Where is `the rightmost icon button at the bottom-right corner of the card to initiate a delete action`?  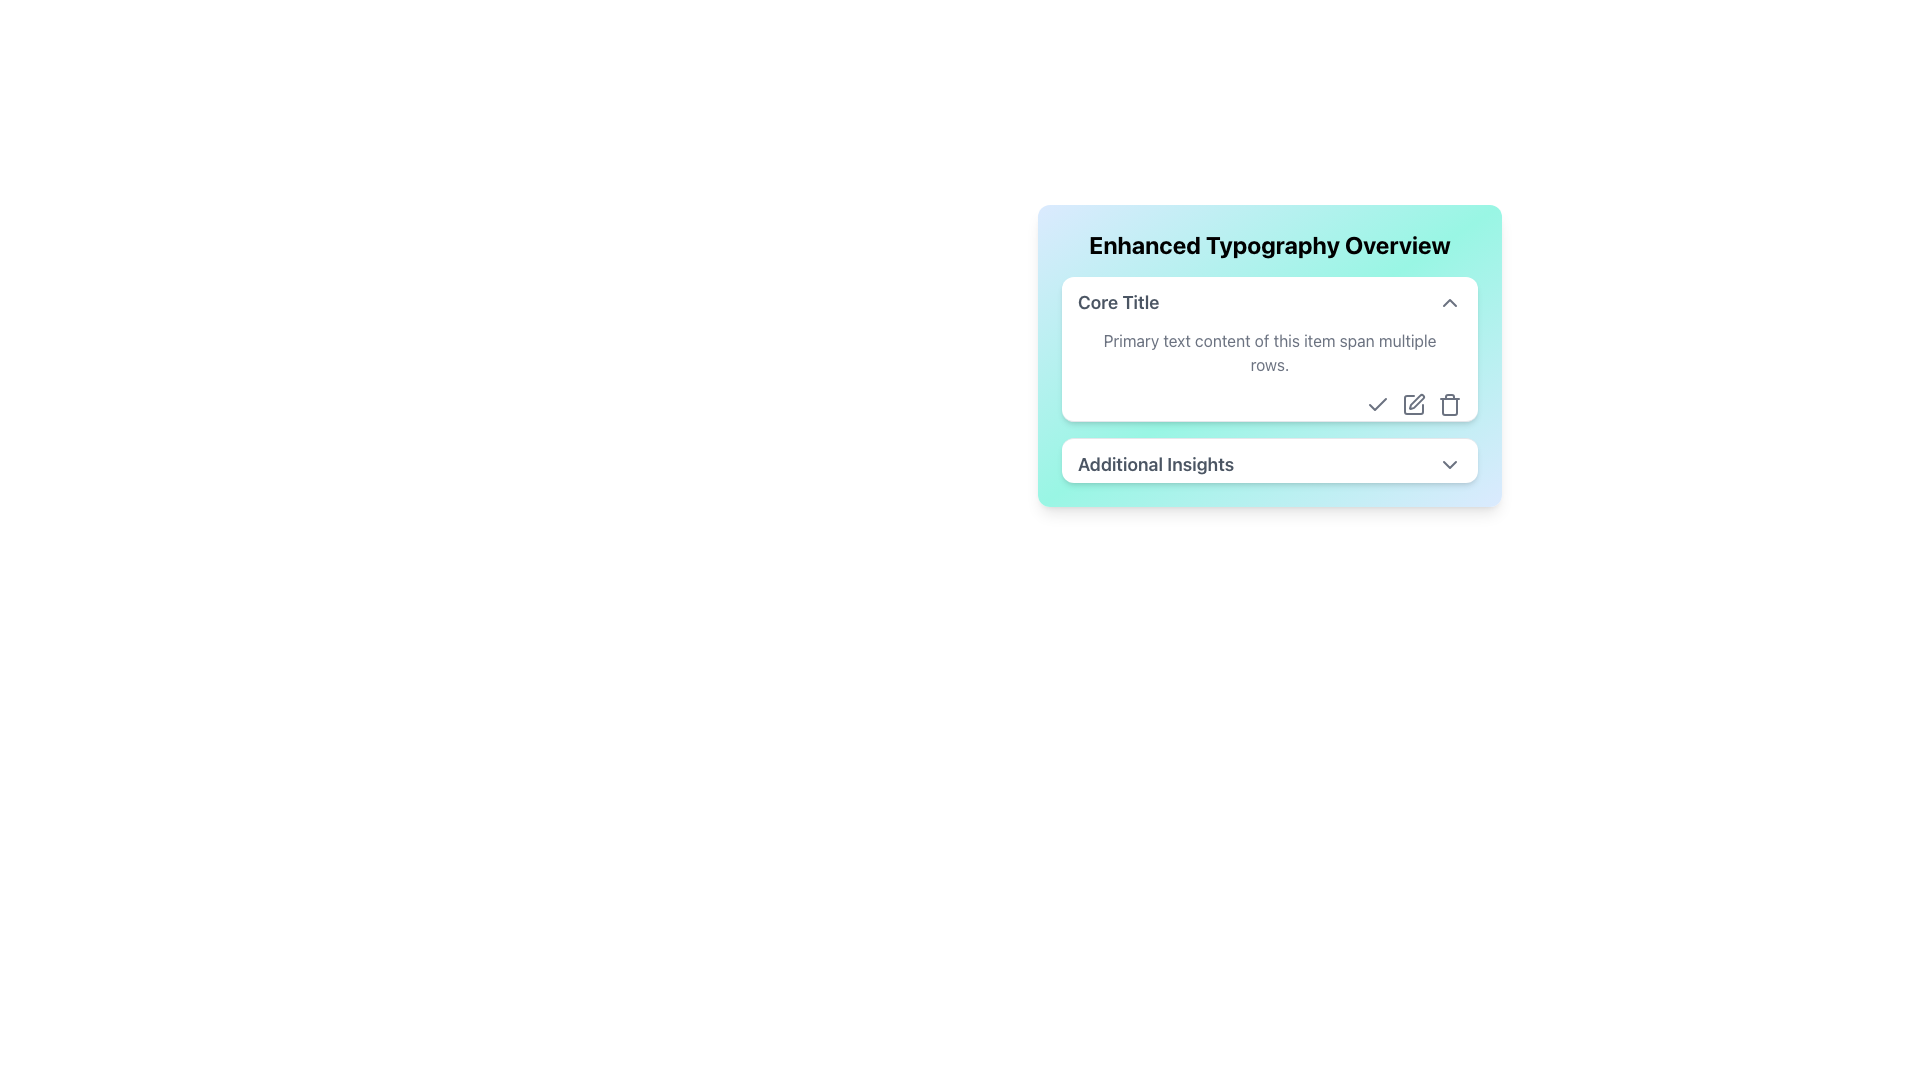 the rightmost icon button at the bottom-right corner of the card to initiate a delete action is located at coordinates (1449, 405).